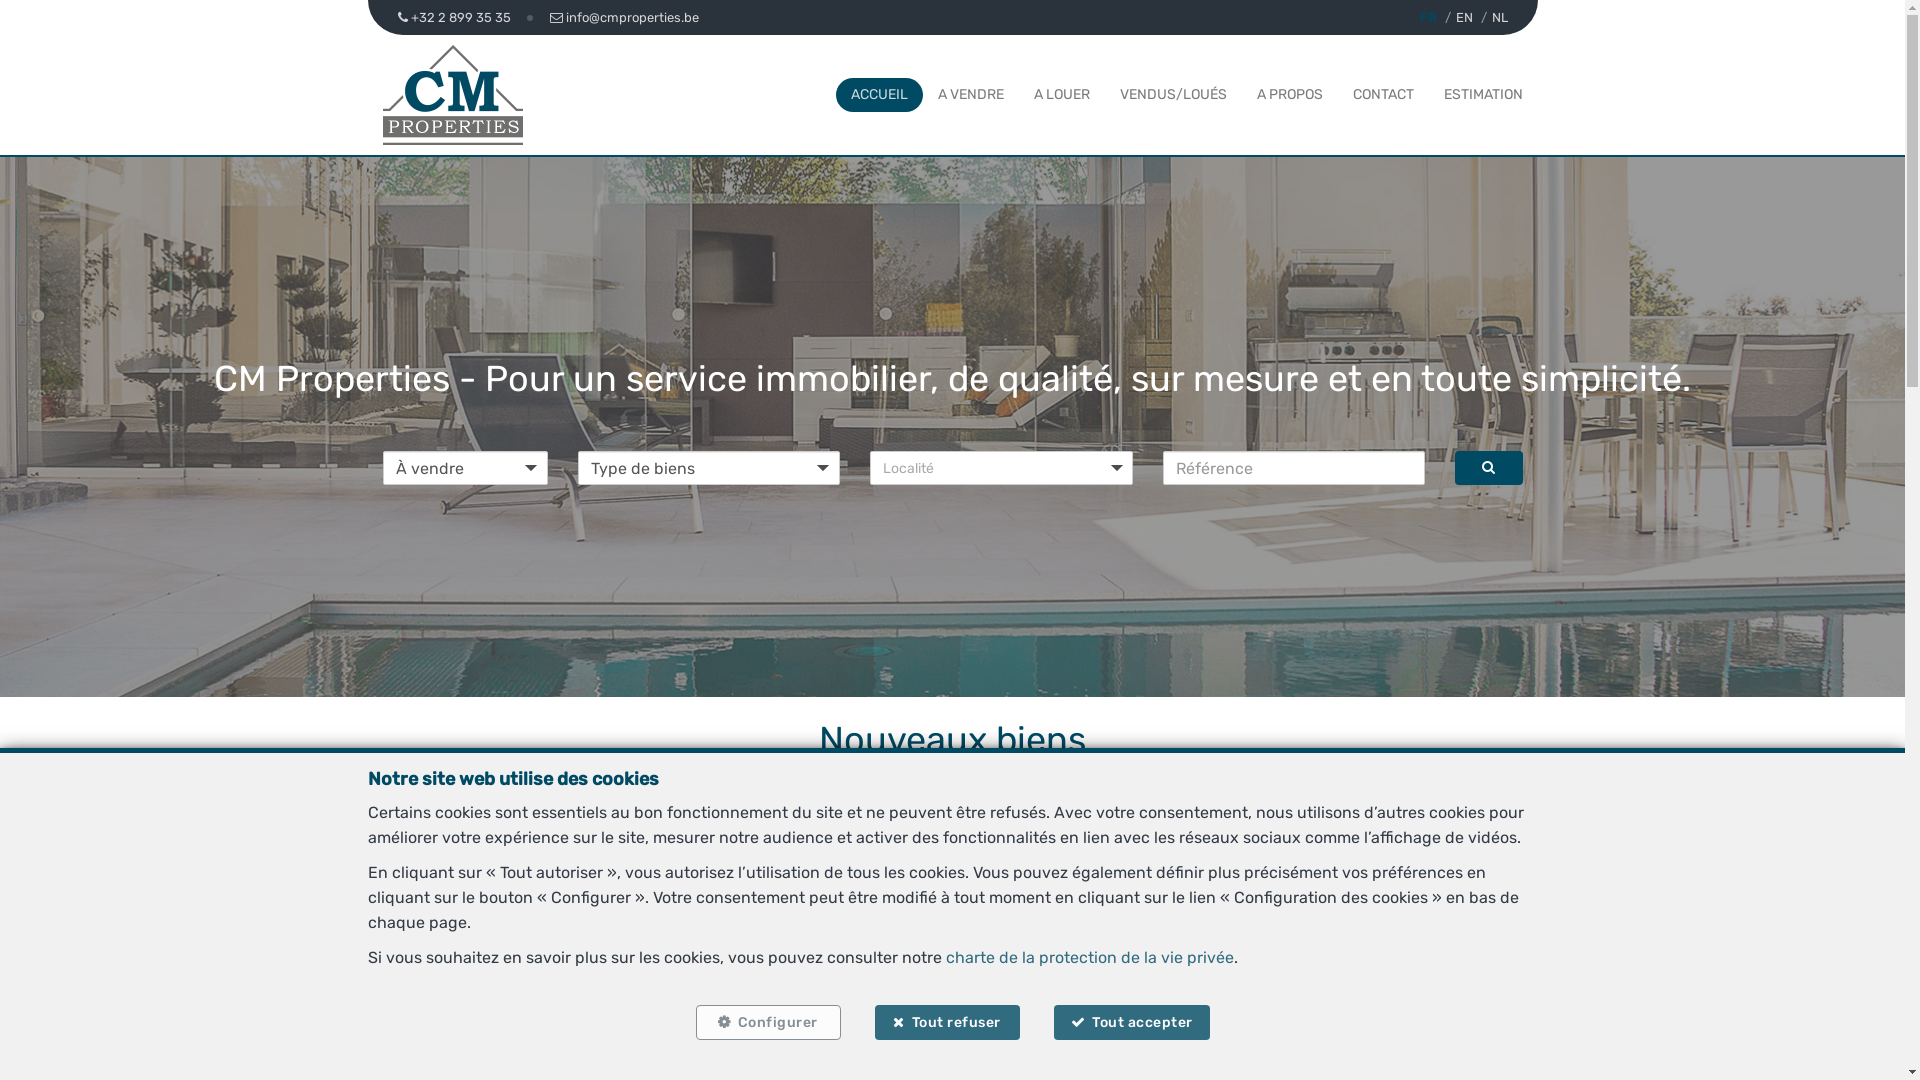 Image resolution: width=1920 pixels, height=1080 pixels. What do you see at coordinates (622, 17) in the screenshot?
I see `'info@cmproperties.be'` at bounding box center [622, 17].